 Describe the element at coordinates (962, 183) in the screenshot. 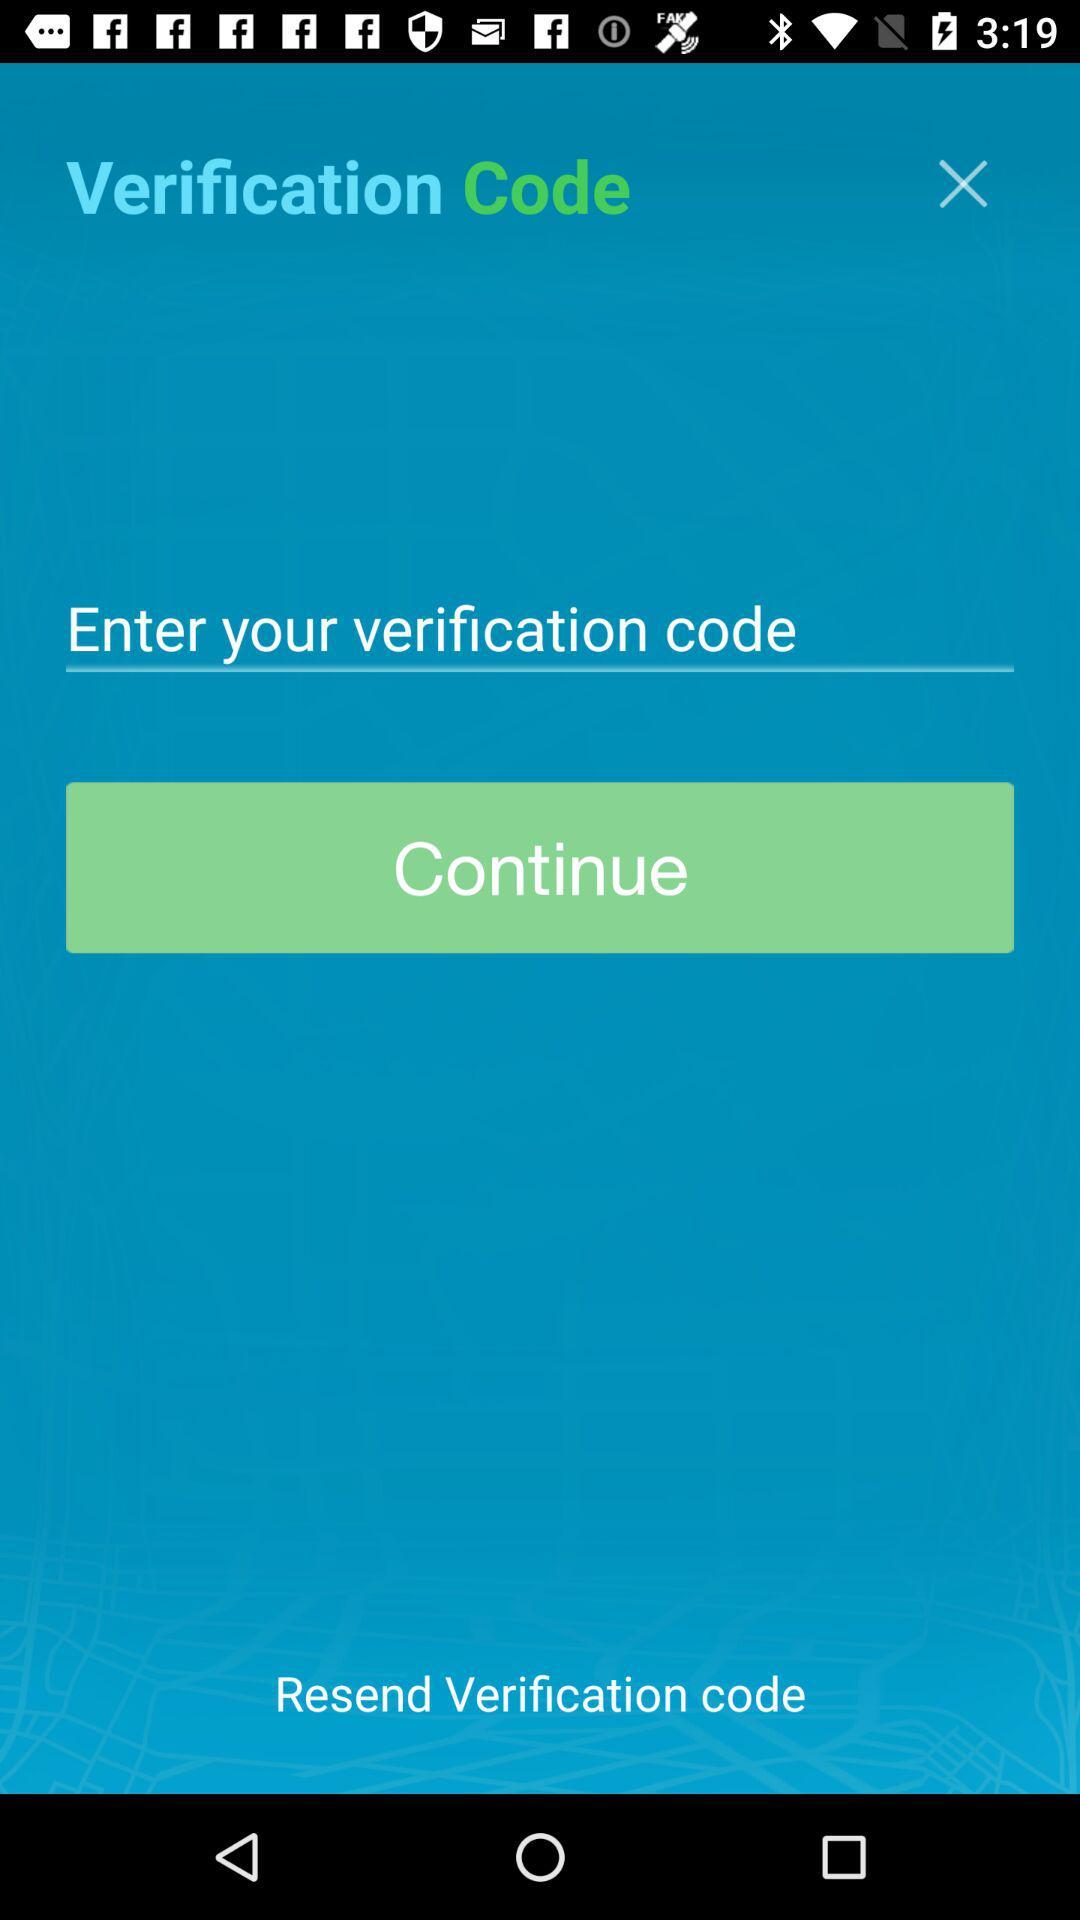

I see `item at the top right corner` at that location.